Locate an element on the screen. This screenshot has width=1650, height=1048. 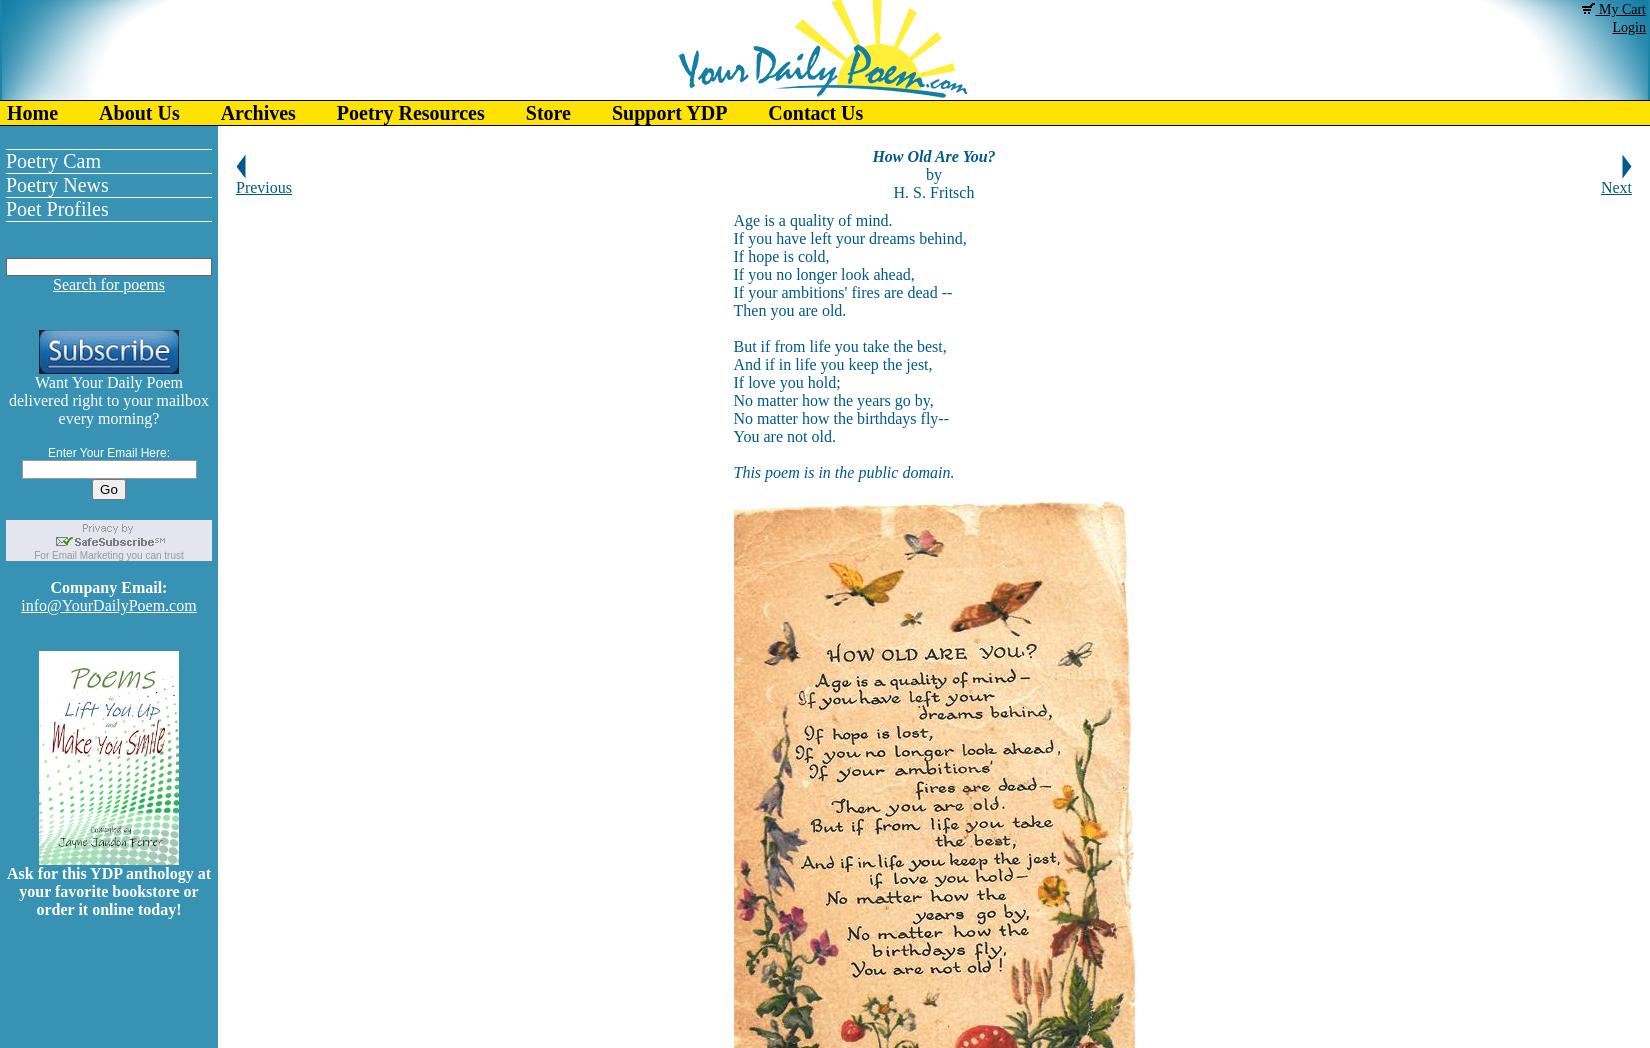
'You Like Us!' is located at coordinates (47, 56).